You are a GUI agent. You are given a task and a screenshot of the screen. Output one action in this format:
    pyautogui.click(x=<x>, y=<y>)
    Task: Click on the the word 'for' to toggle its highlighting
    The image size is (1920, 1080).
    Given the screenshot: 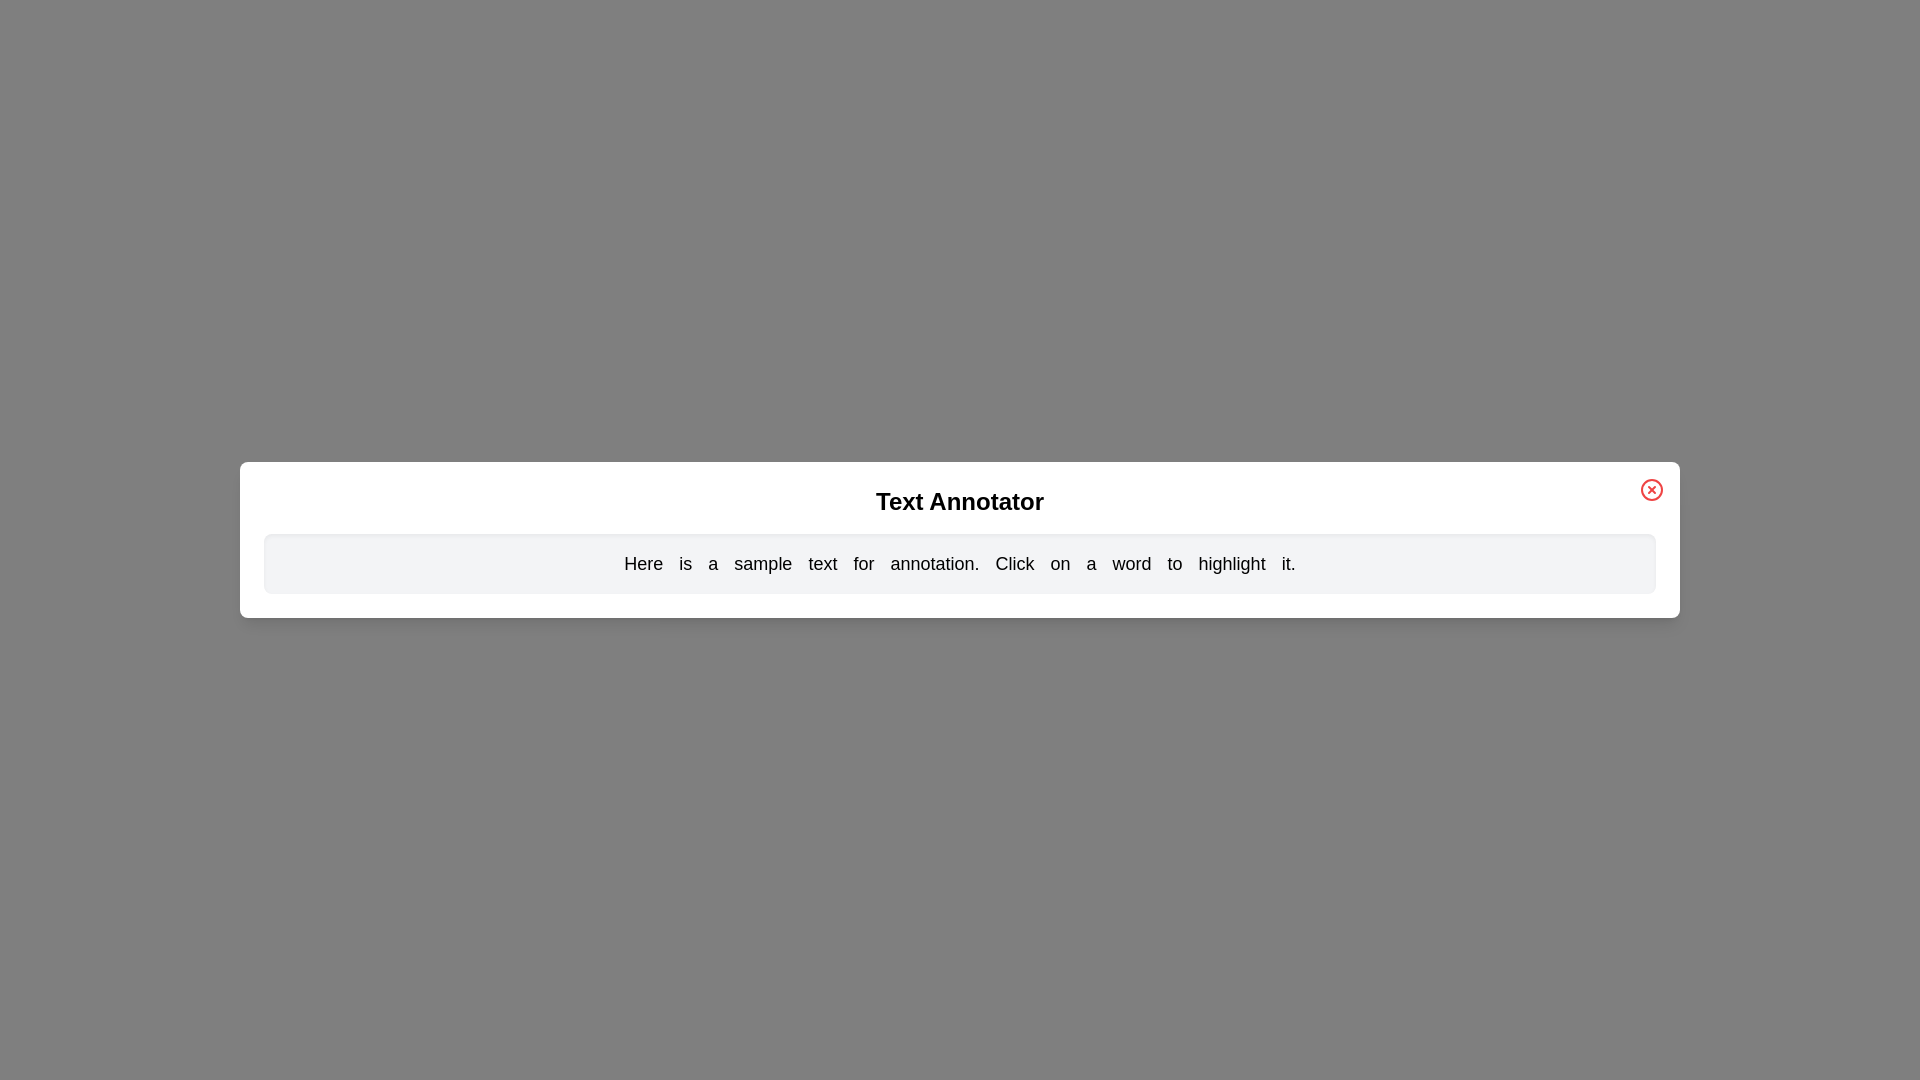 What is the action you would take?
    pyautogui.click(x=864, y=563)
    